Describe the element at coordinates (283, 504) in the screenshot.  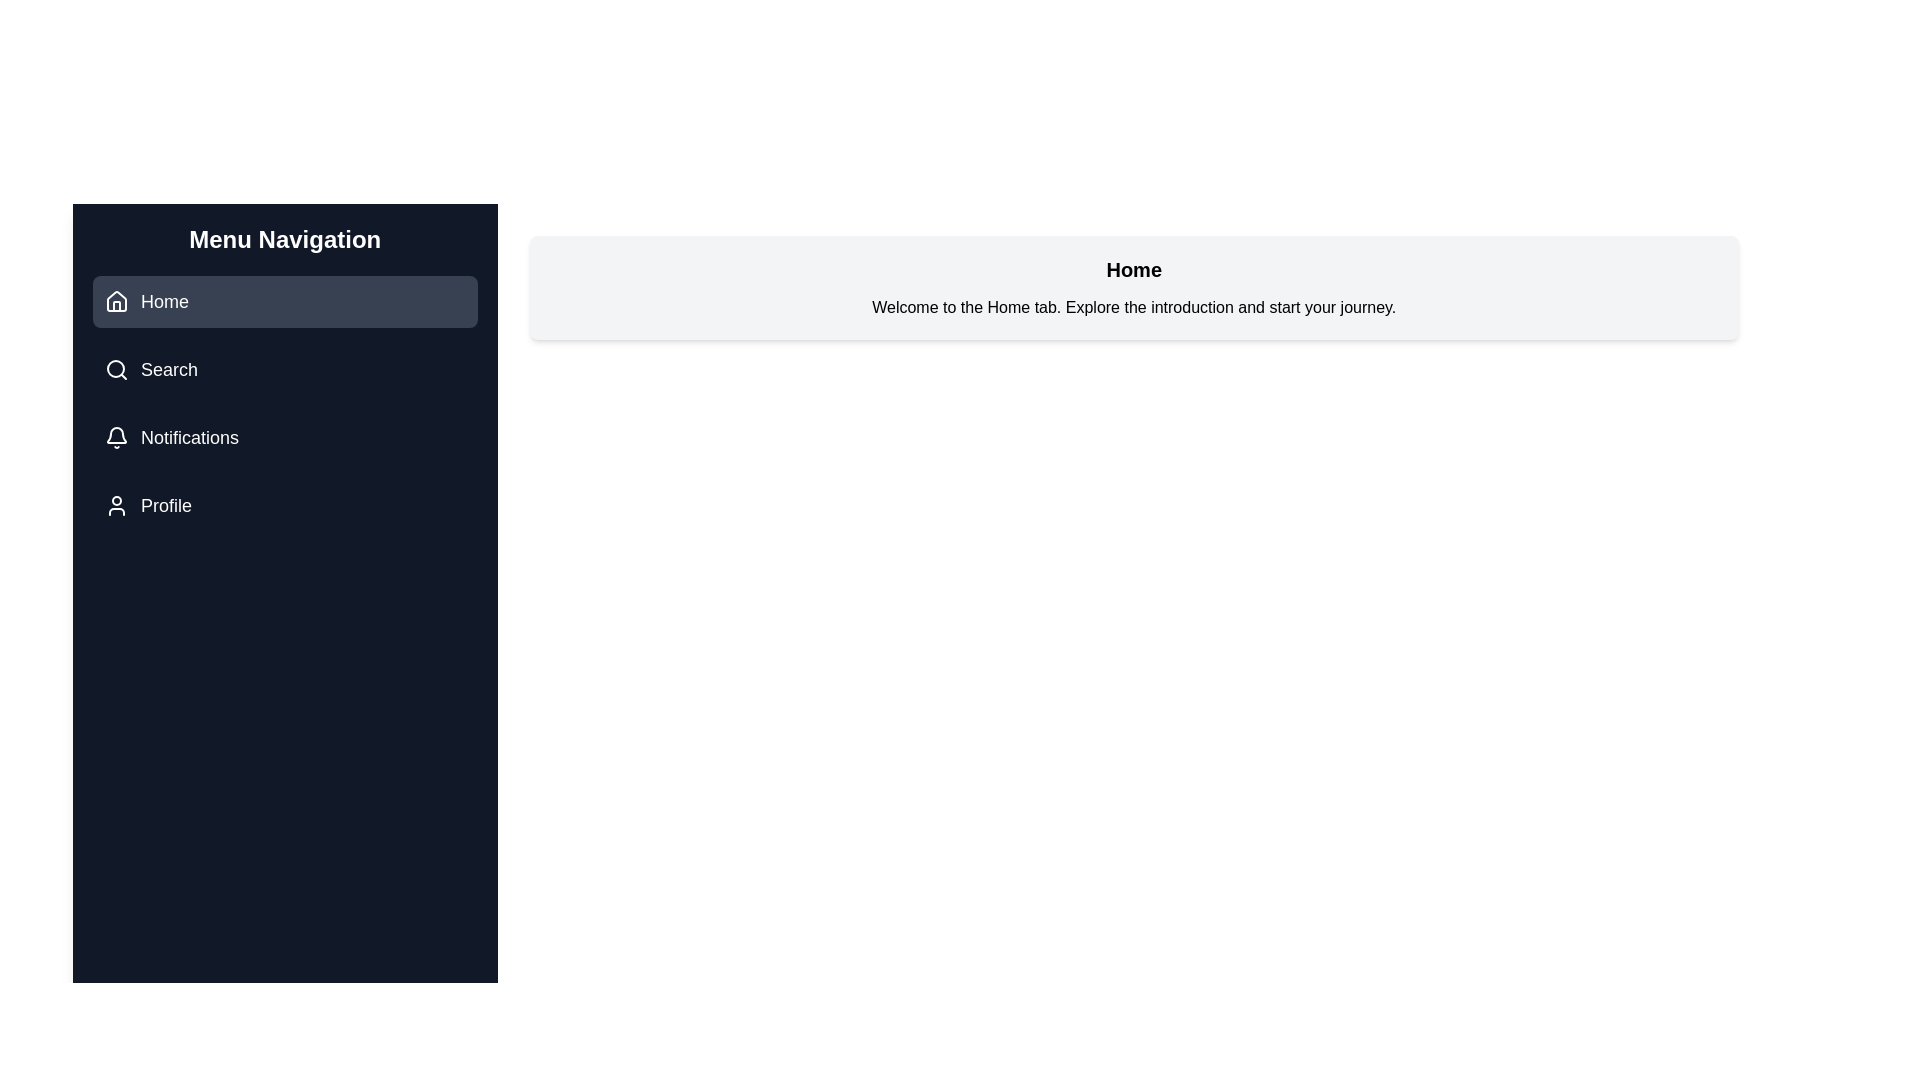
I see `the button labeled Profile to reveal its hover effect` at that location.